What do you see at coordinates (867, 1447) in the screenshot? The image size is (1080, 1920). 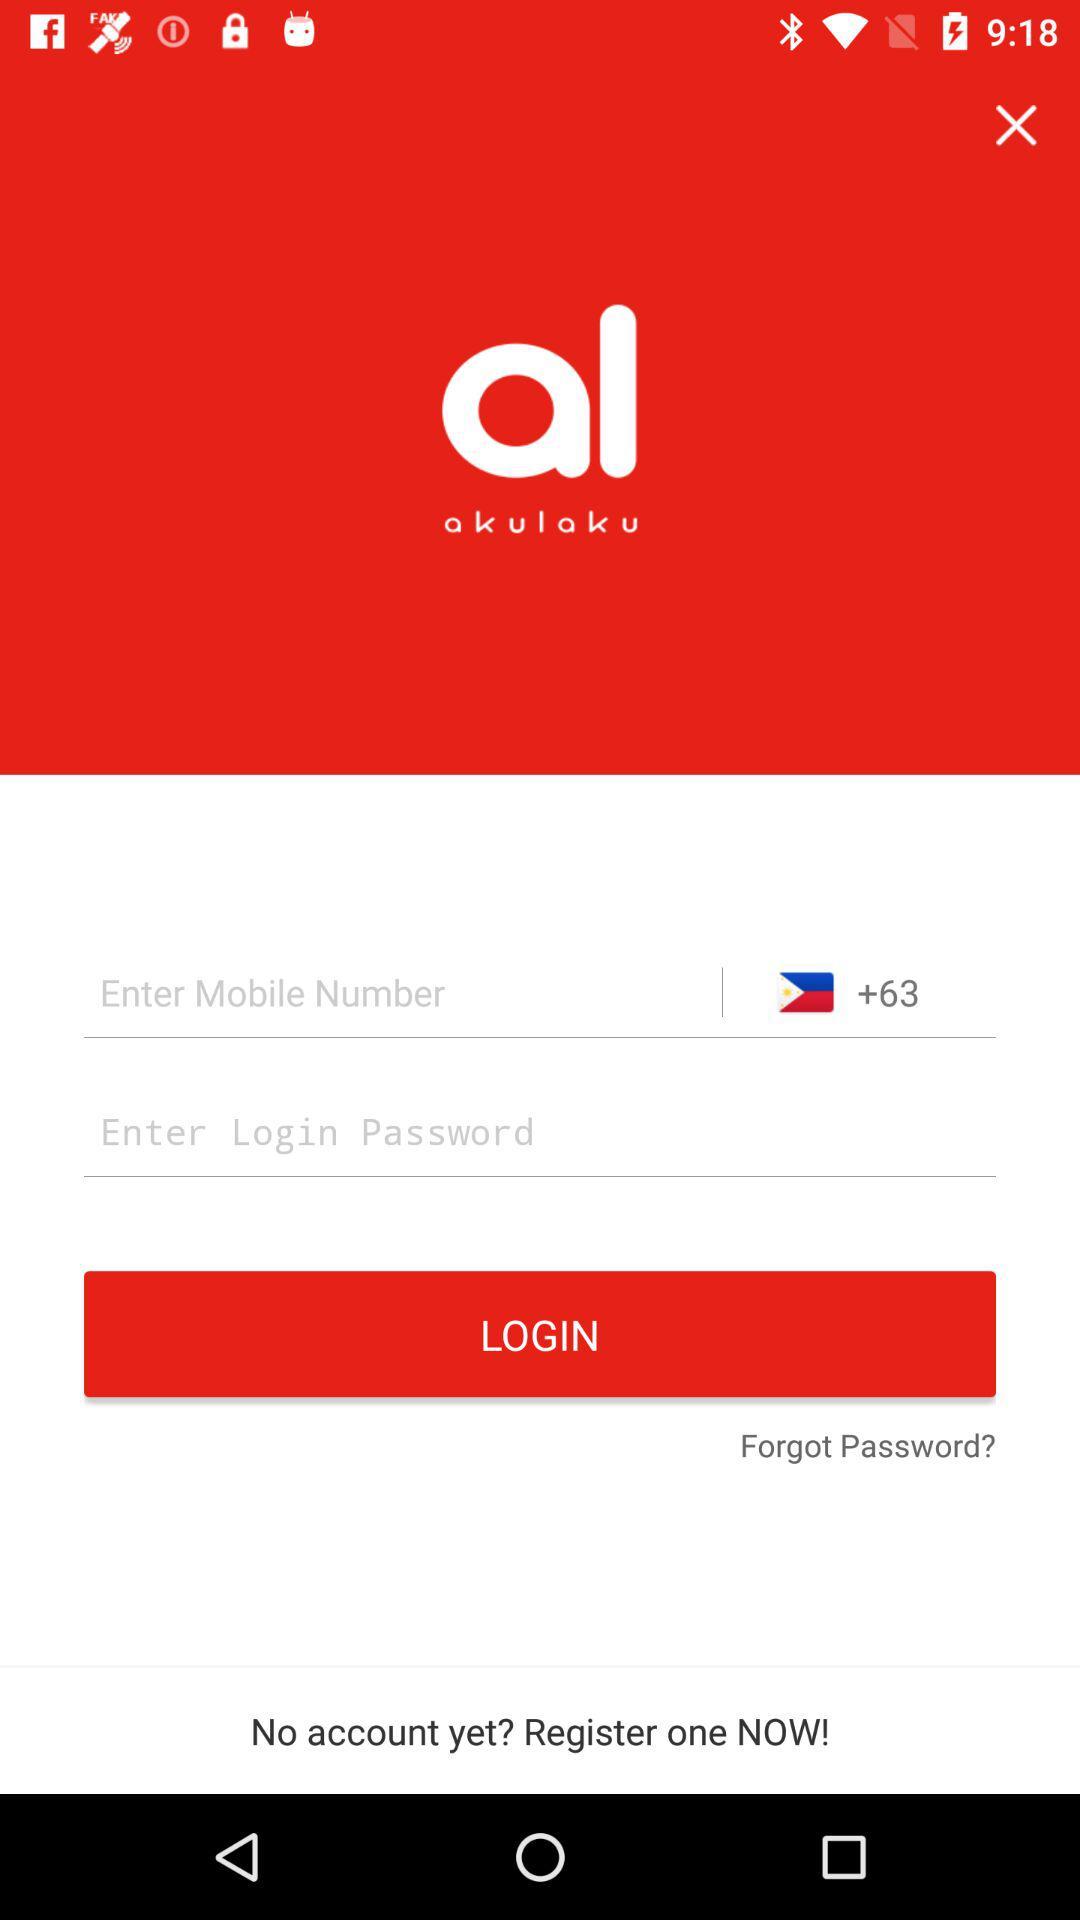 I see `the forgot password? item` at bounding box center [867, 1447].